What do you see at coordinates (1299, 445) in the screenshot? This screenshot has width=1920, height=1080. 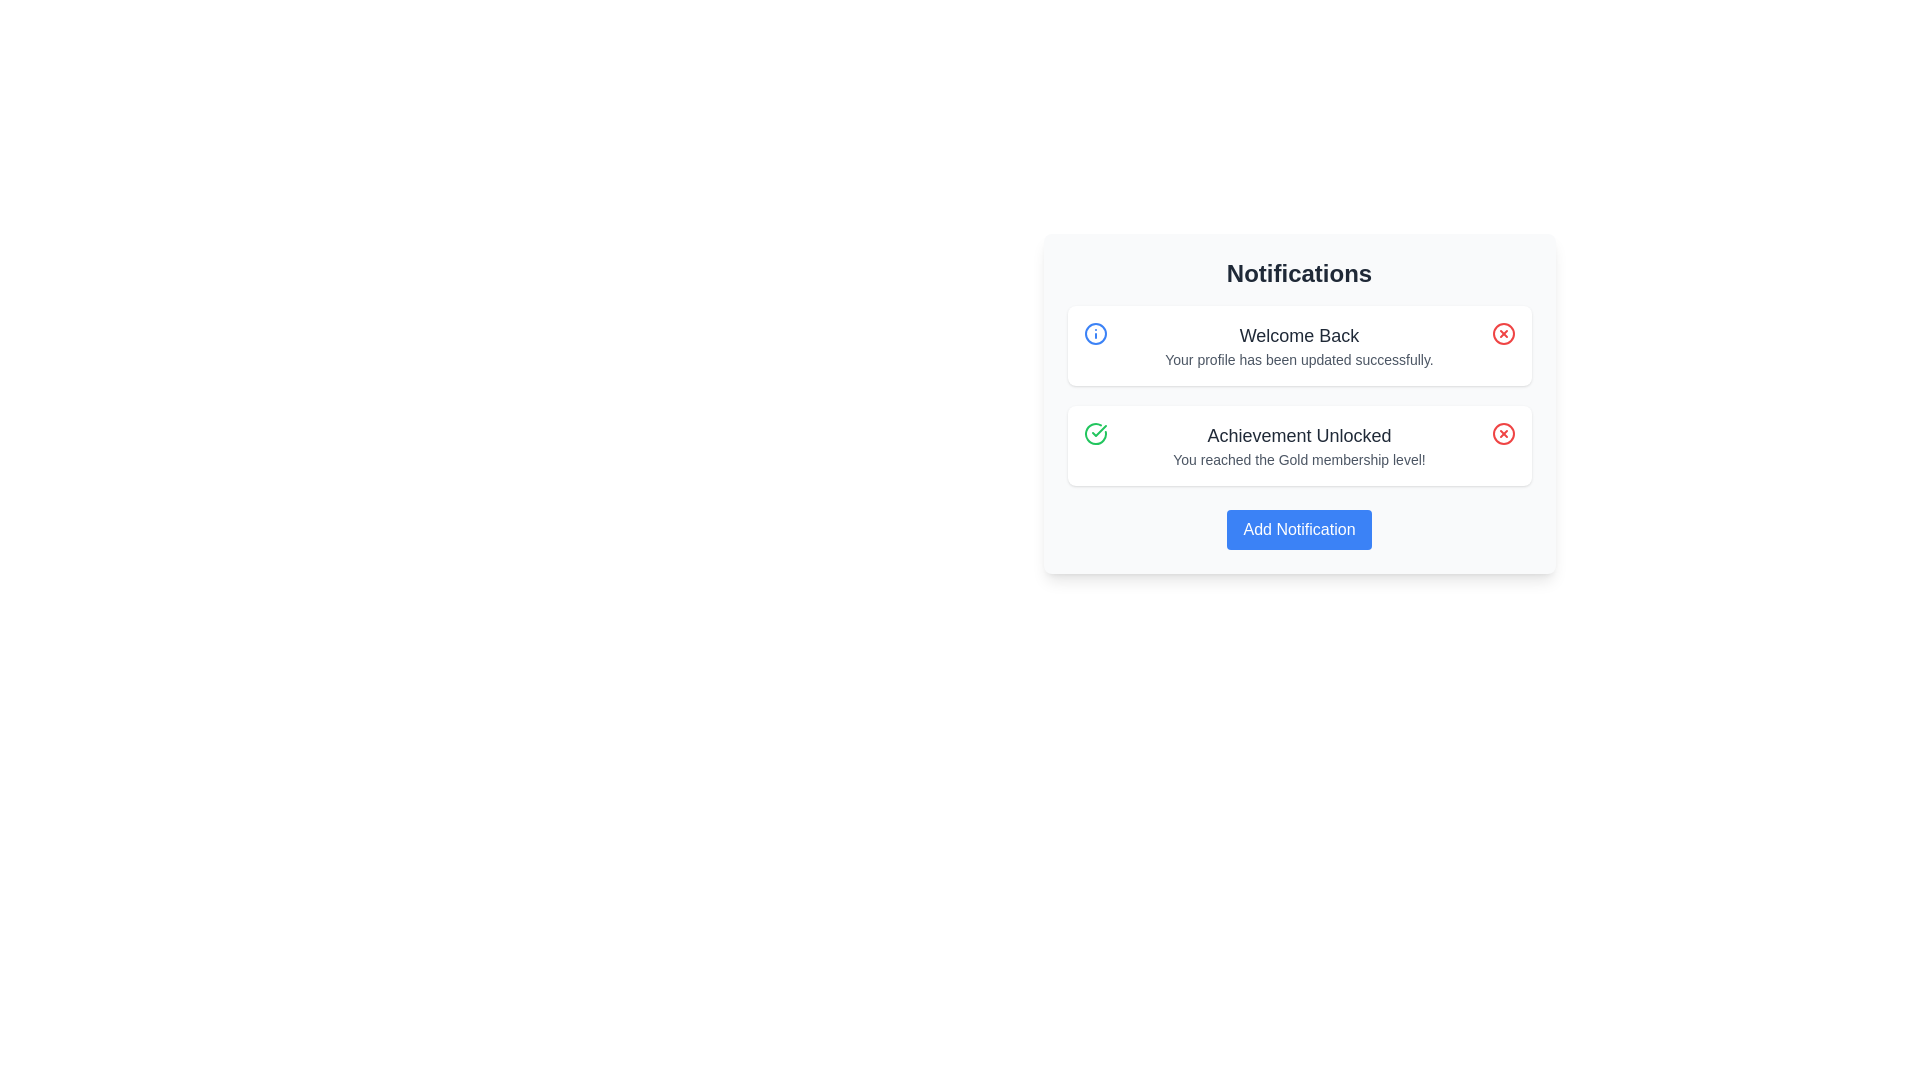 I see `the second notification card in the notification panel that informs the user of their achievement of reaching the Gold membership level` at bounding box center [1299, 445].